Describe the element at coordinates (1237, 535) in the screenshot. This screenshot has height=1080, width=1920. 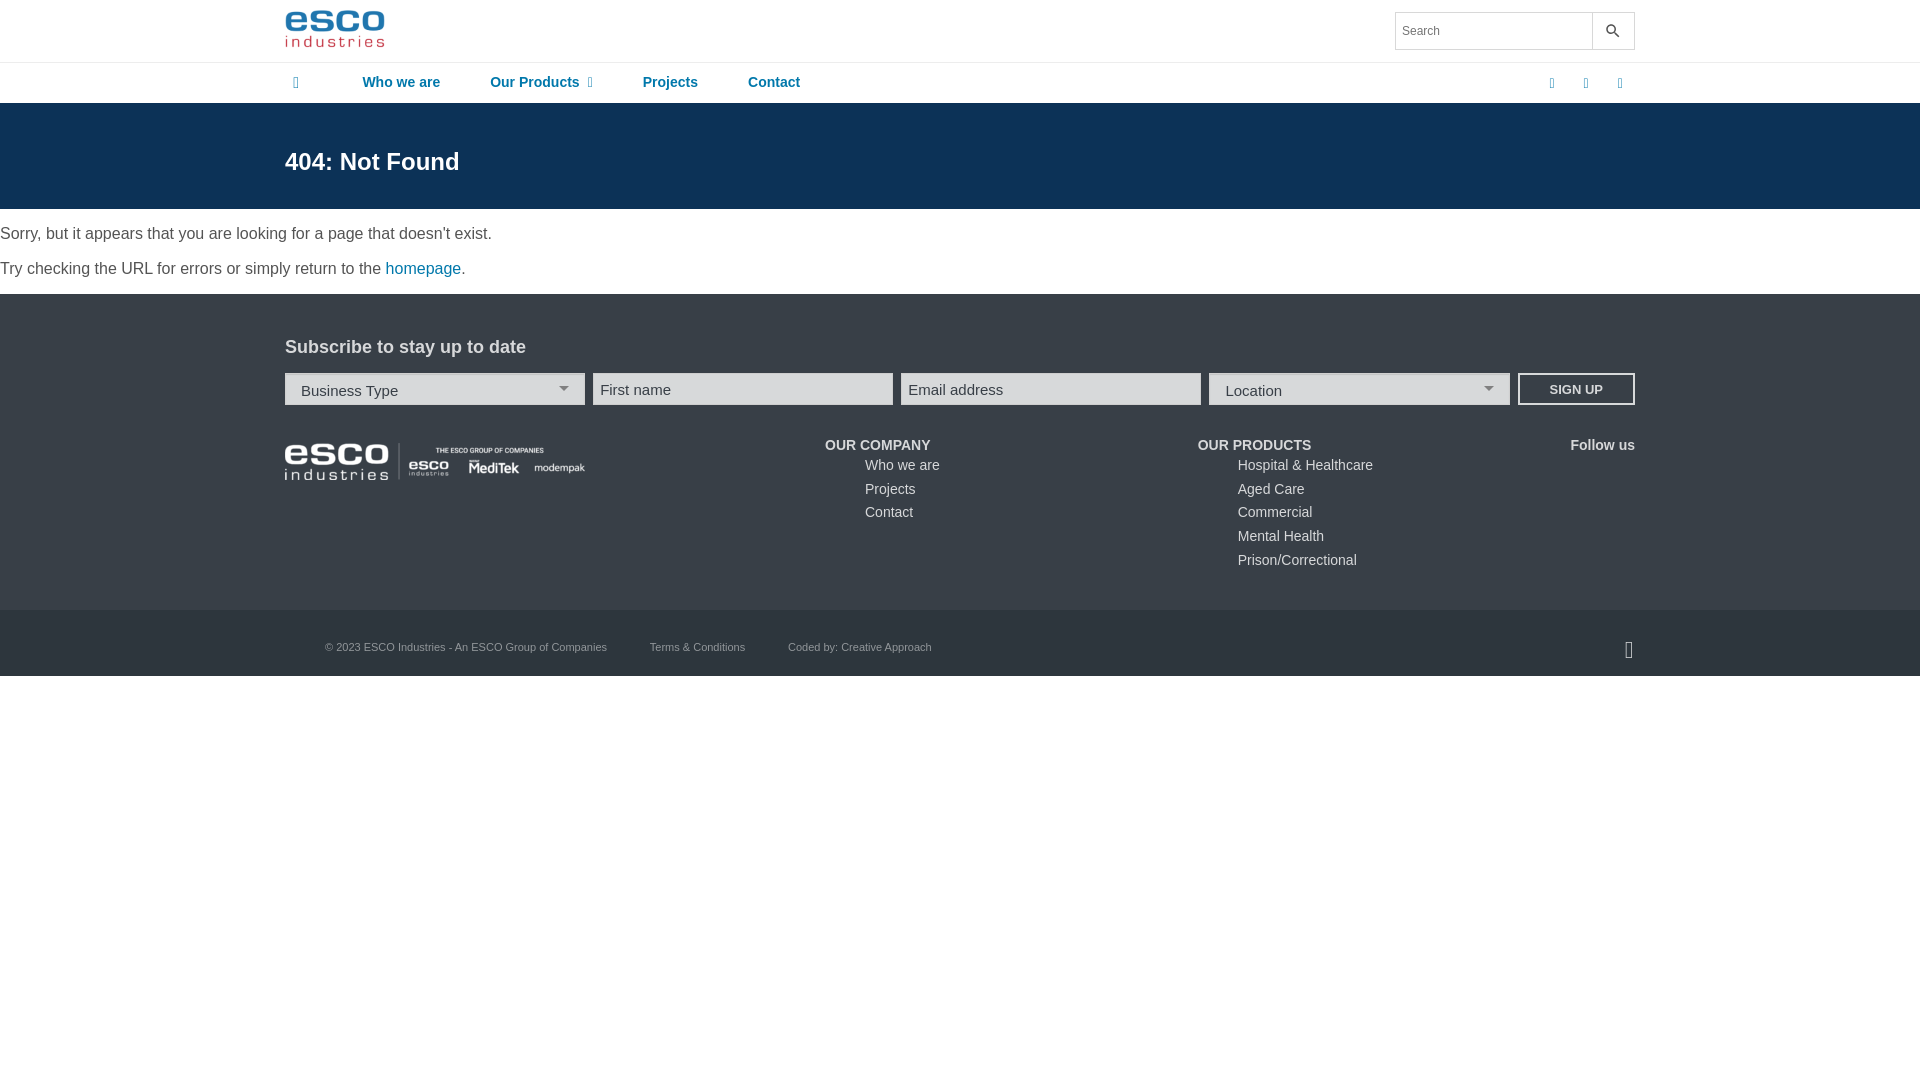
I see `'Mental Health'` at that location.